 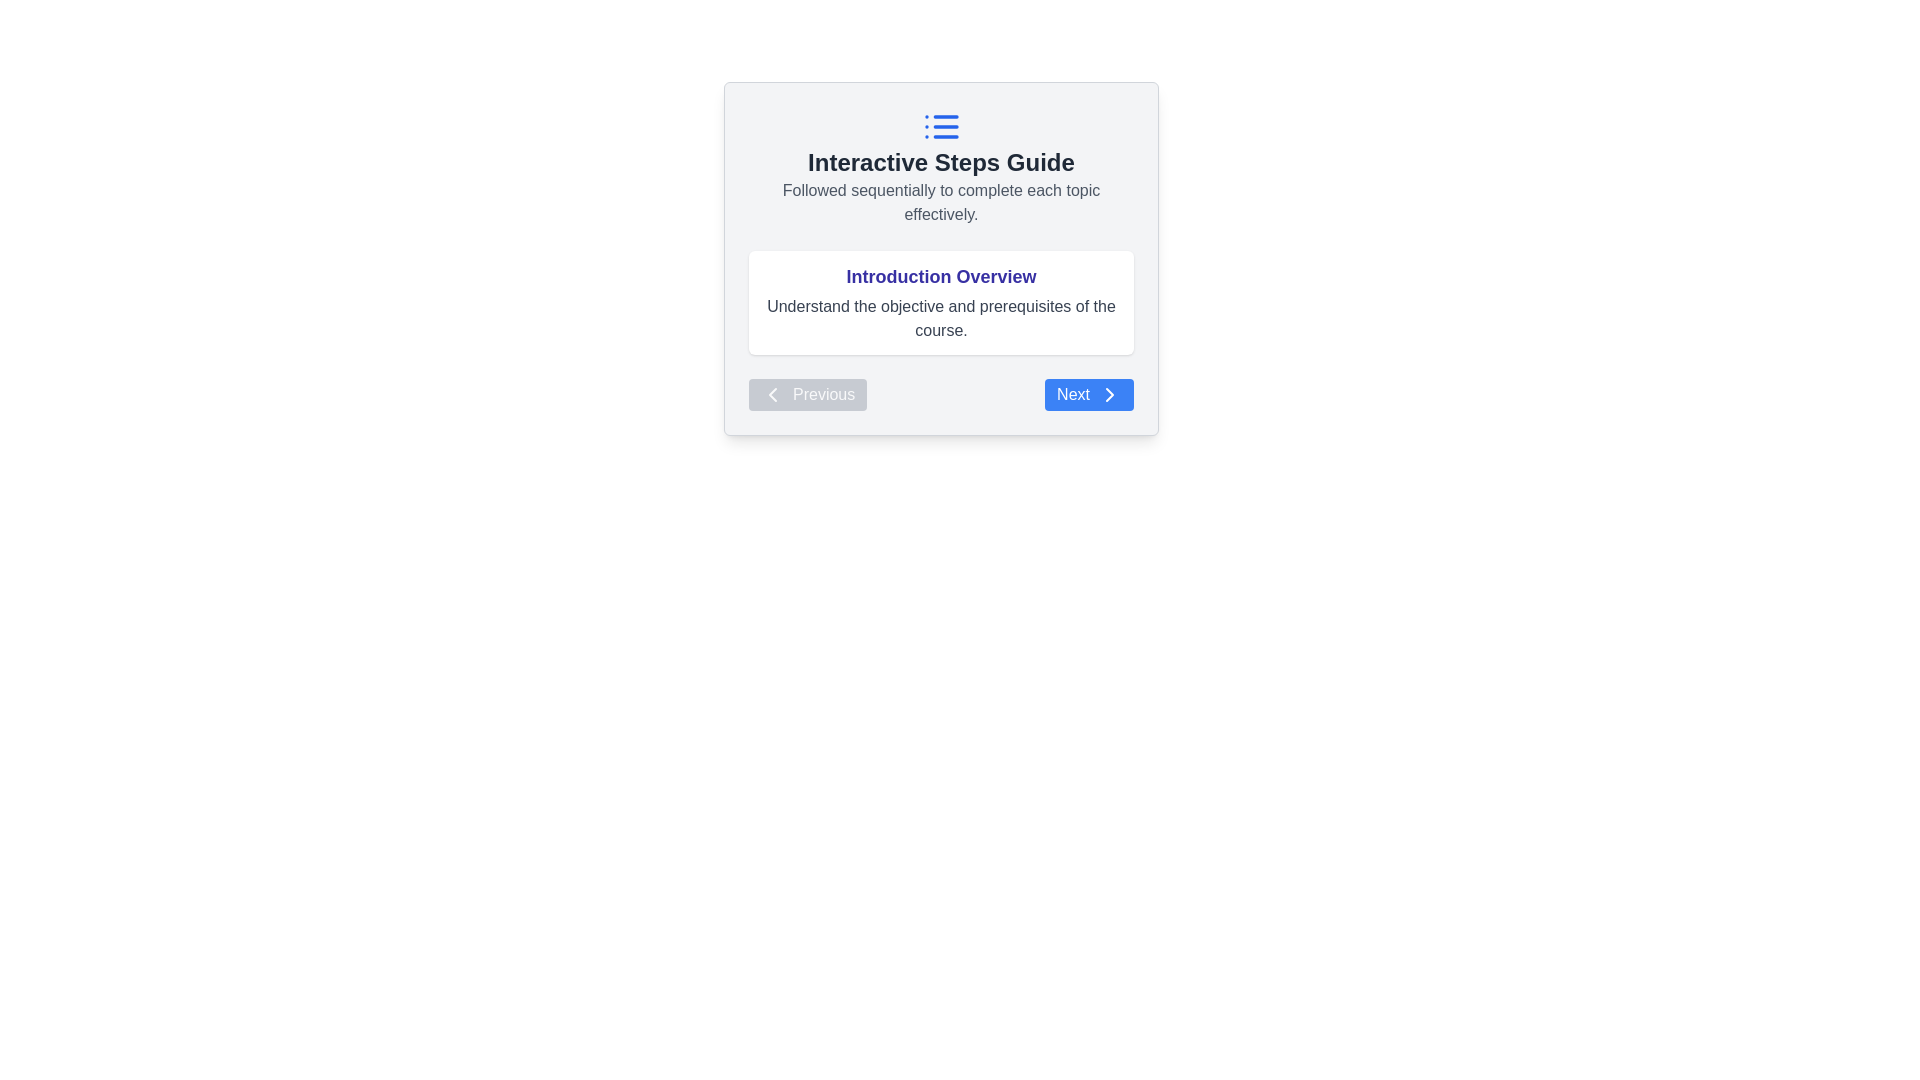 What do you see at coordinates (771, 394) in the screenshot?
I see `the backward navigation icon located to the left of the 'Previous' button text at the bottom-left of the interface` at bounding box center [771, 394].